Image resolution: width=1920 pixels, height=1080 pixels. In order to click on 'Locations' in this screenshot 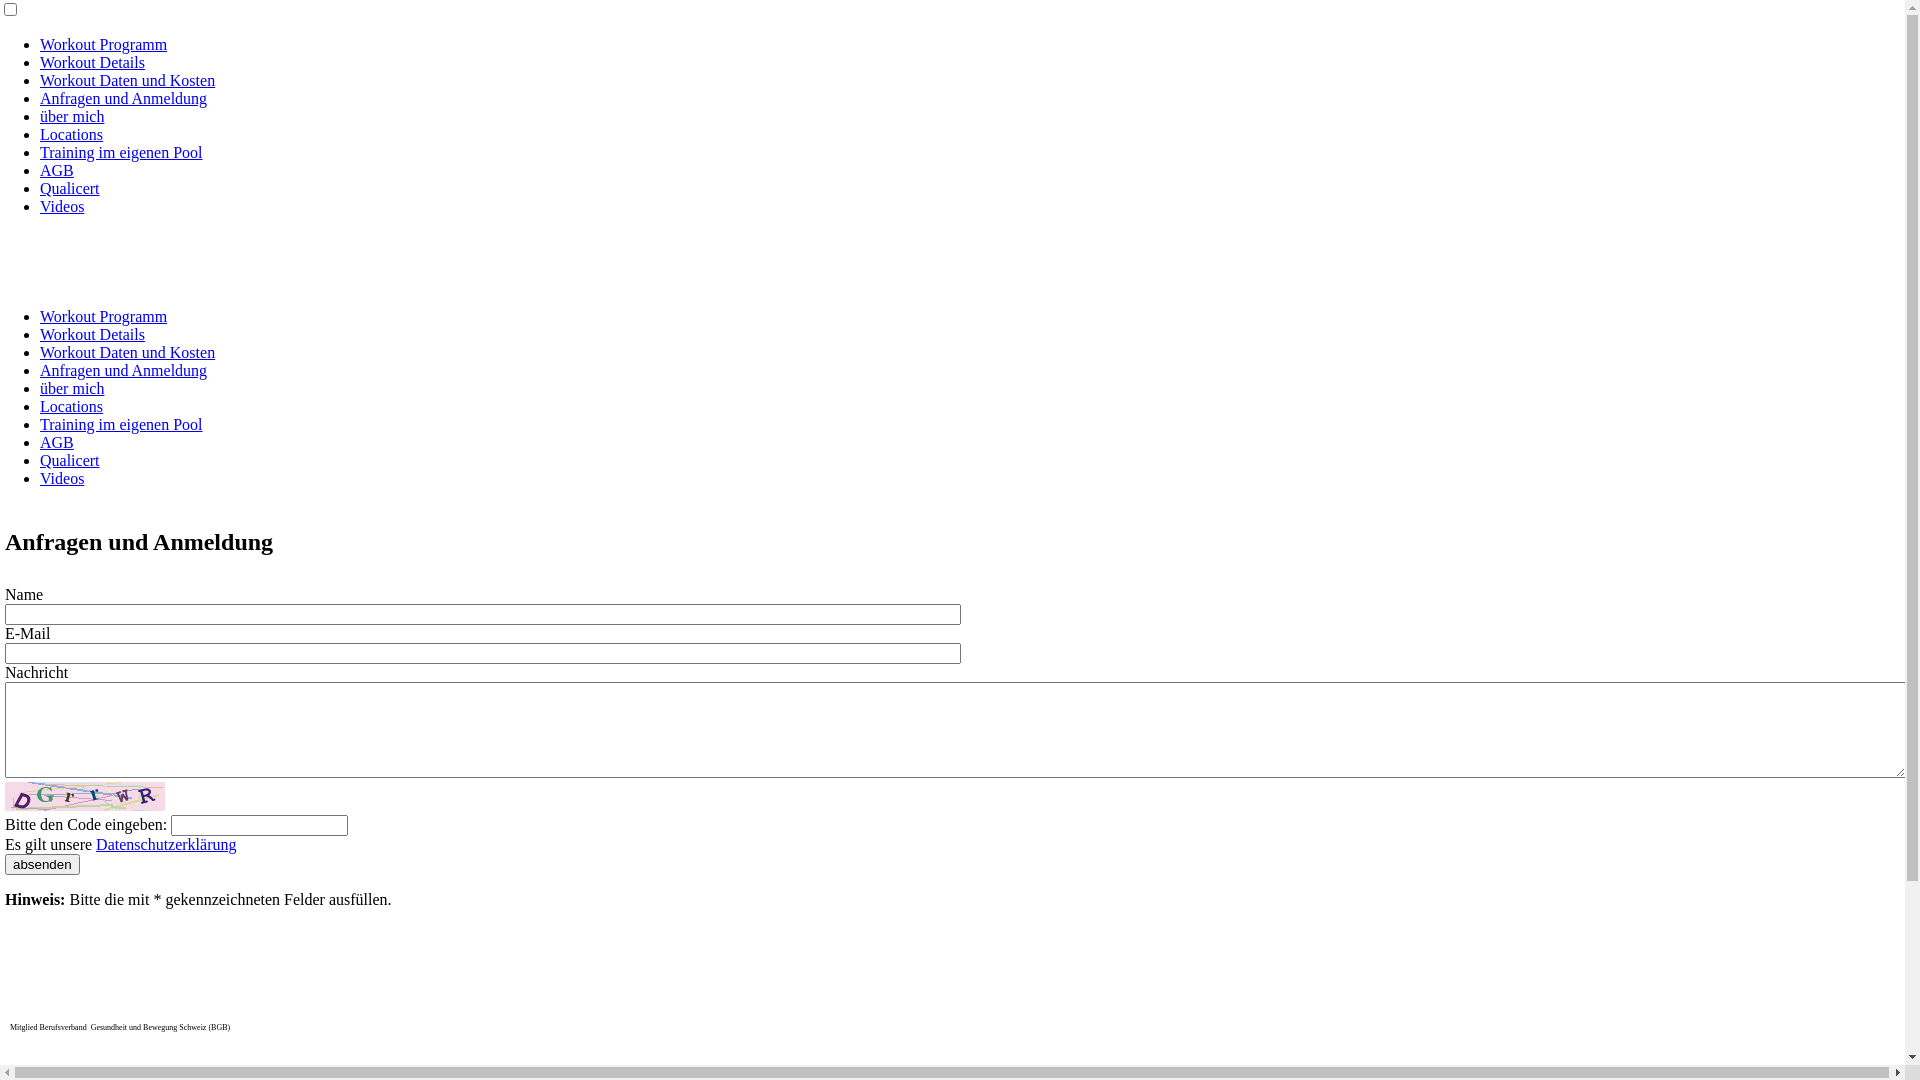, I will do `click(71, 134)`.